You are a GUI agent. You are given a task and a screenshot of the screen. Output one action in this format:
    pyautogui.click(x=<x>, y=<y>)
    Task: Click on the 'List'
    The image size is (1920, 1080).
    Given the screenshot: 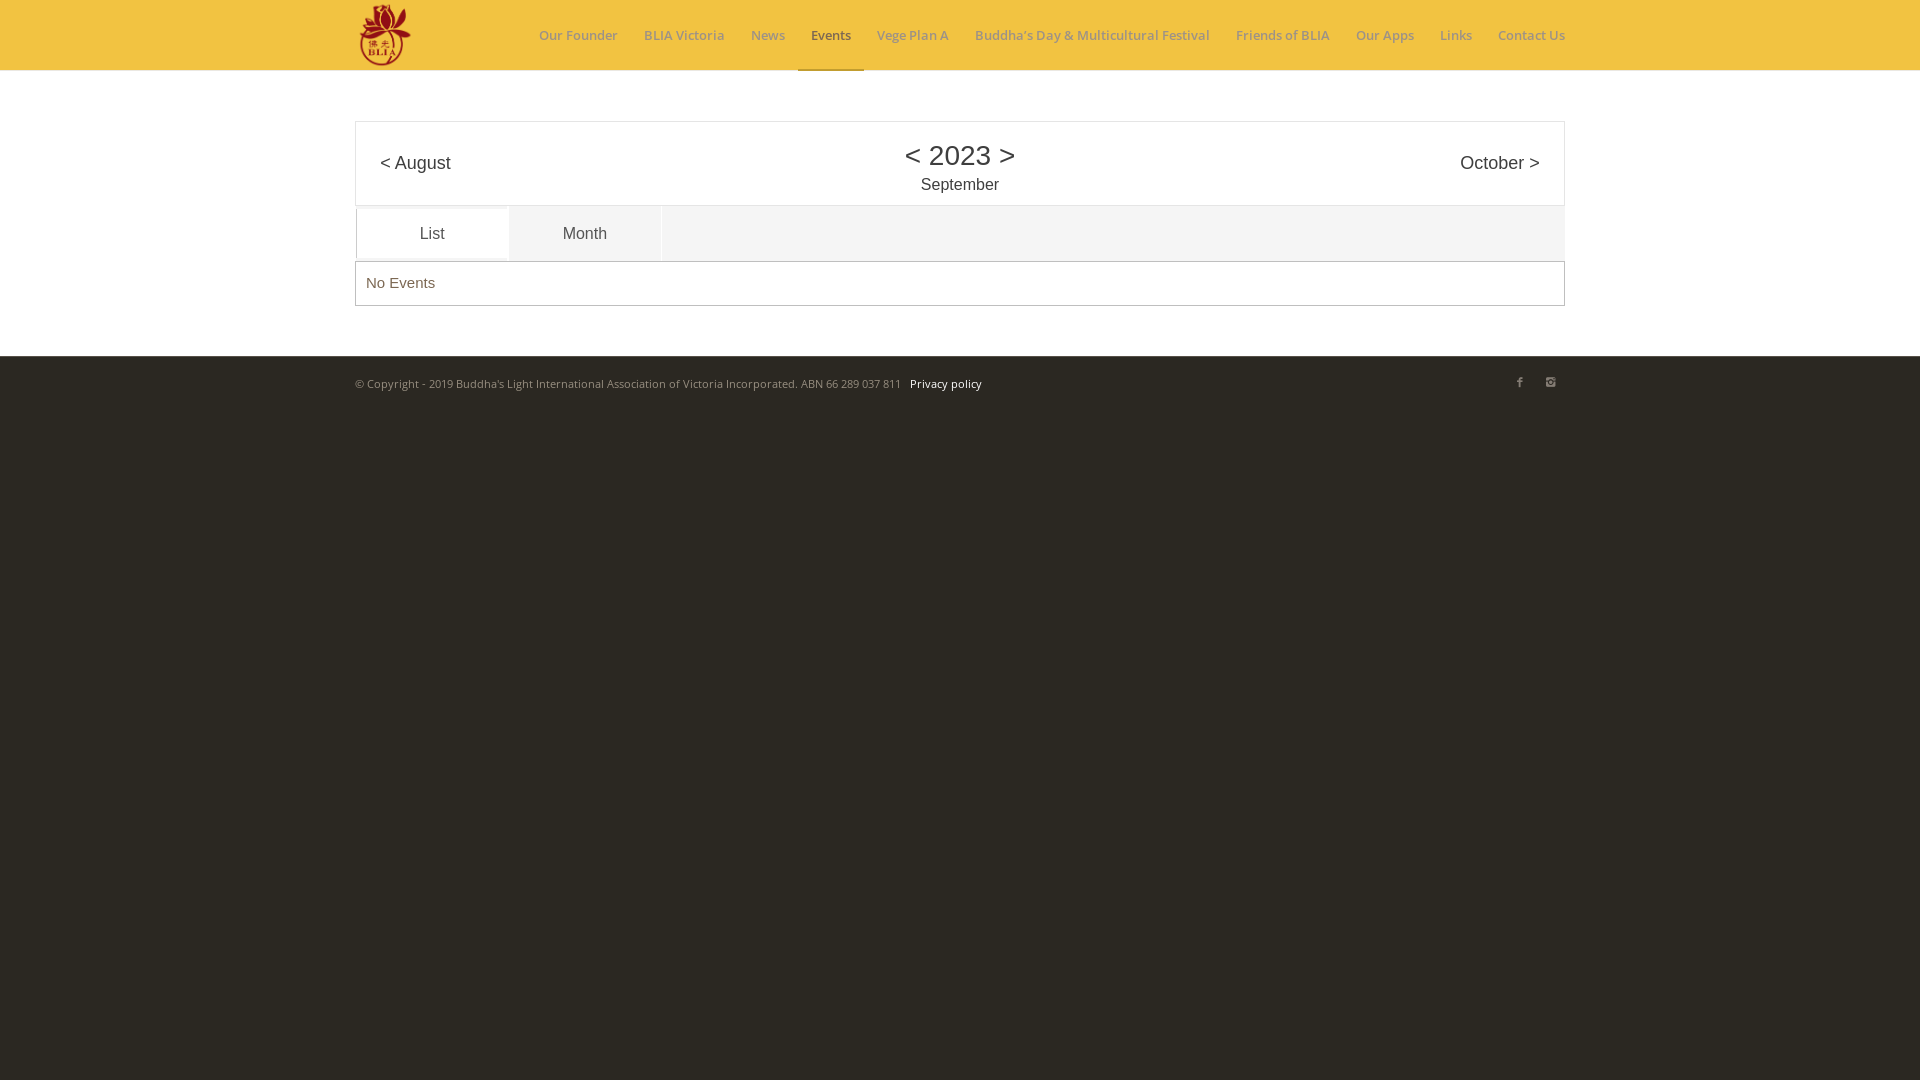 What is the action you would take?
    pyautogui.click(x=430, y=232)
    